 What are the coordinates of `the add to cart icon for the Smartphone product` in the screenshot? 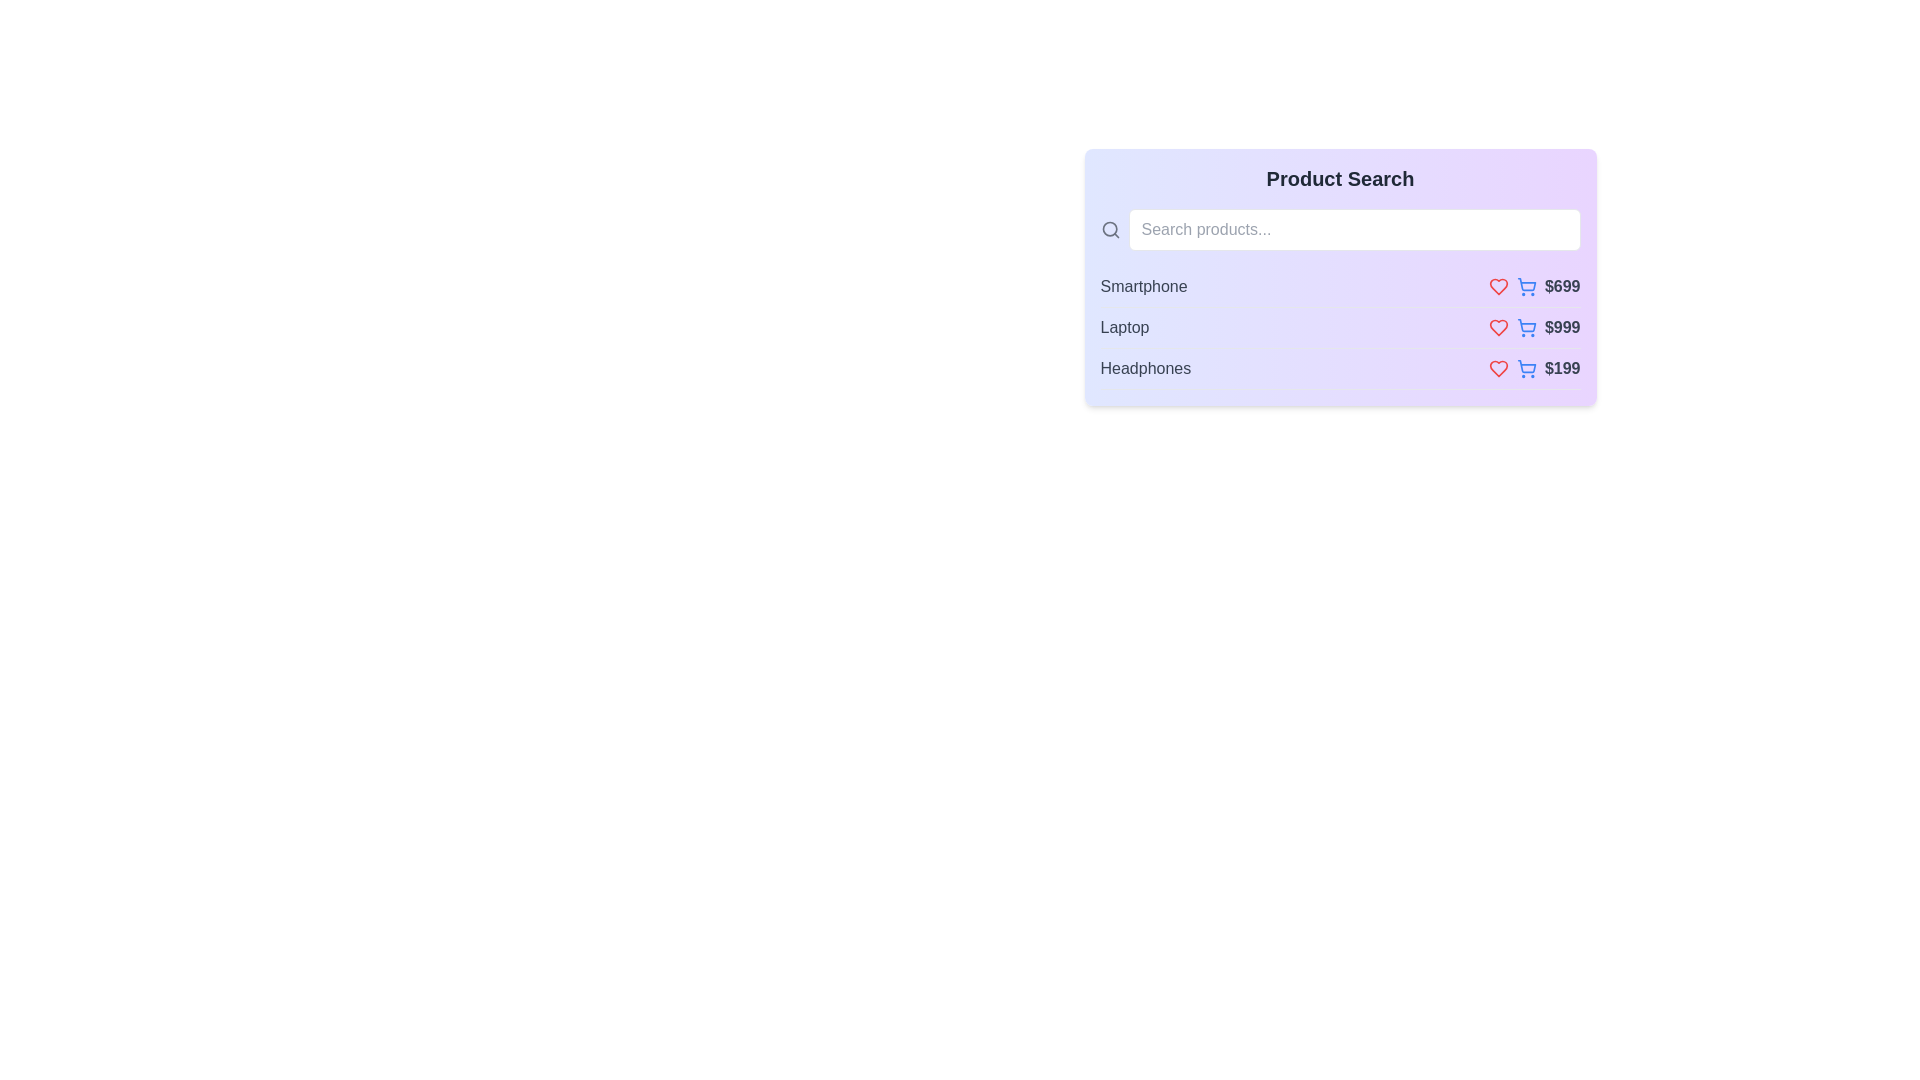 It's located at (1533, 286).